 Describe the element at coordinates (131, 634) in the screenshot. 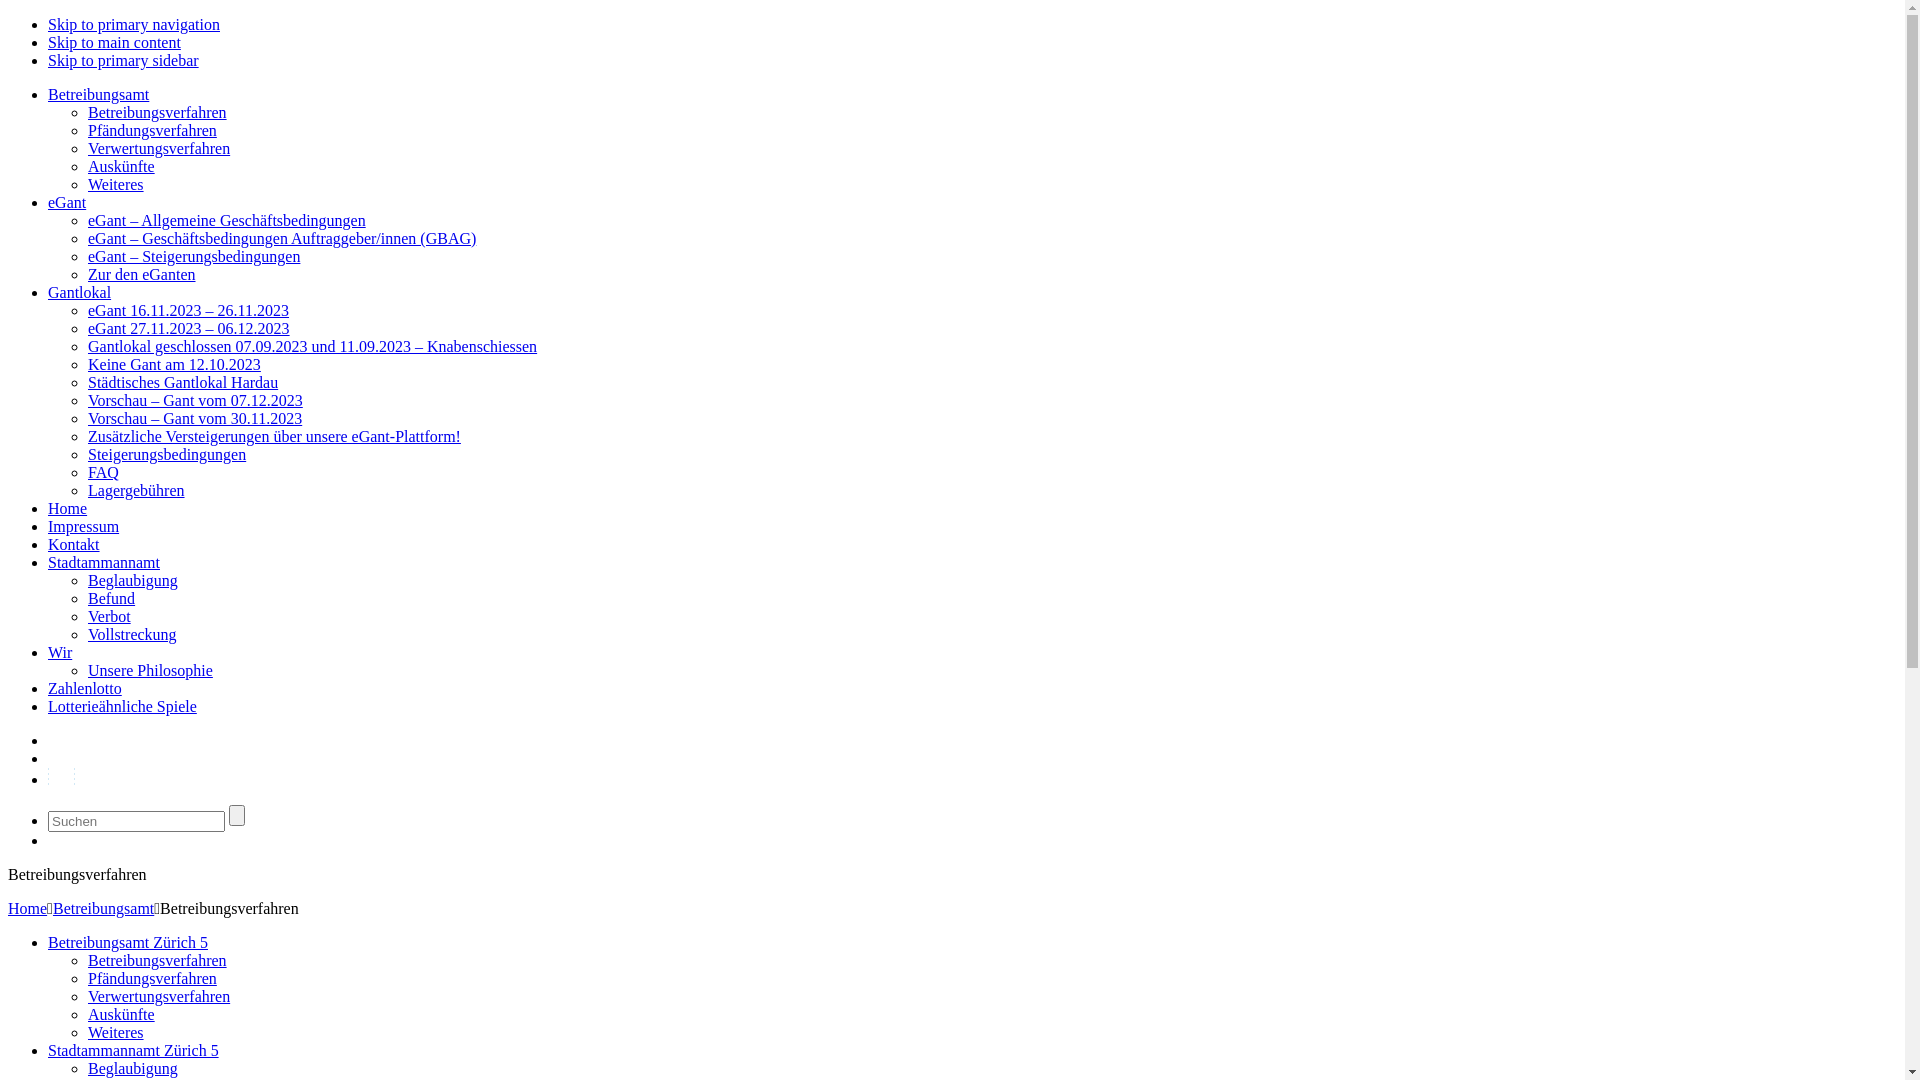

I see `'Vollstreckung'` at that location.